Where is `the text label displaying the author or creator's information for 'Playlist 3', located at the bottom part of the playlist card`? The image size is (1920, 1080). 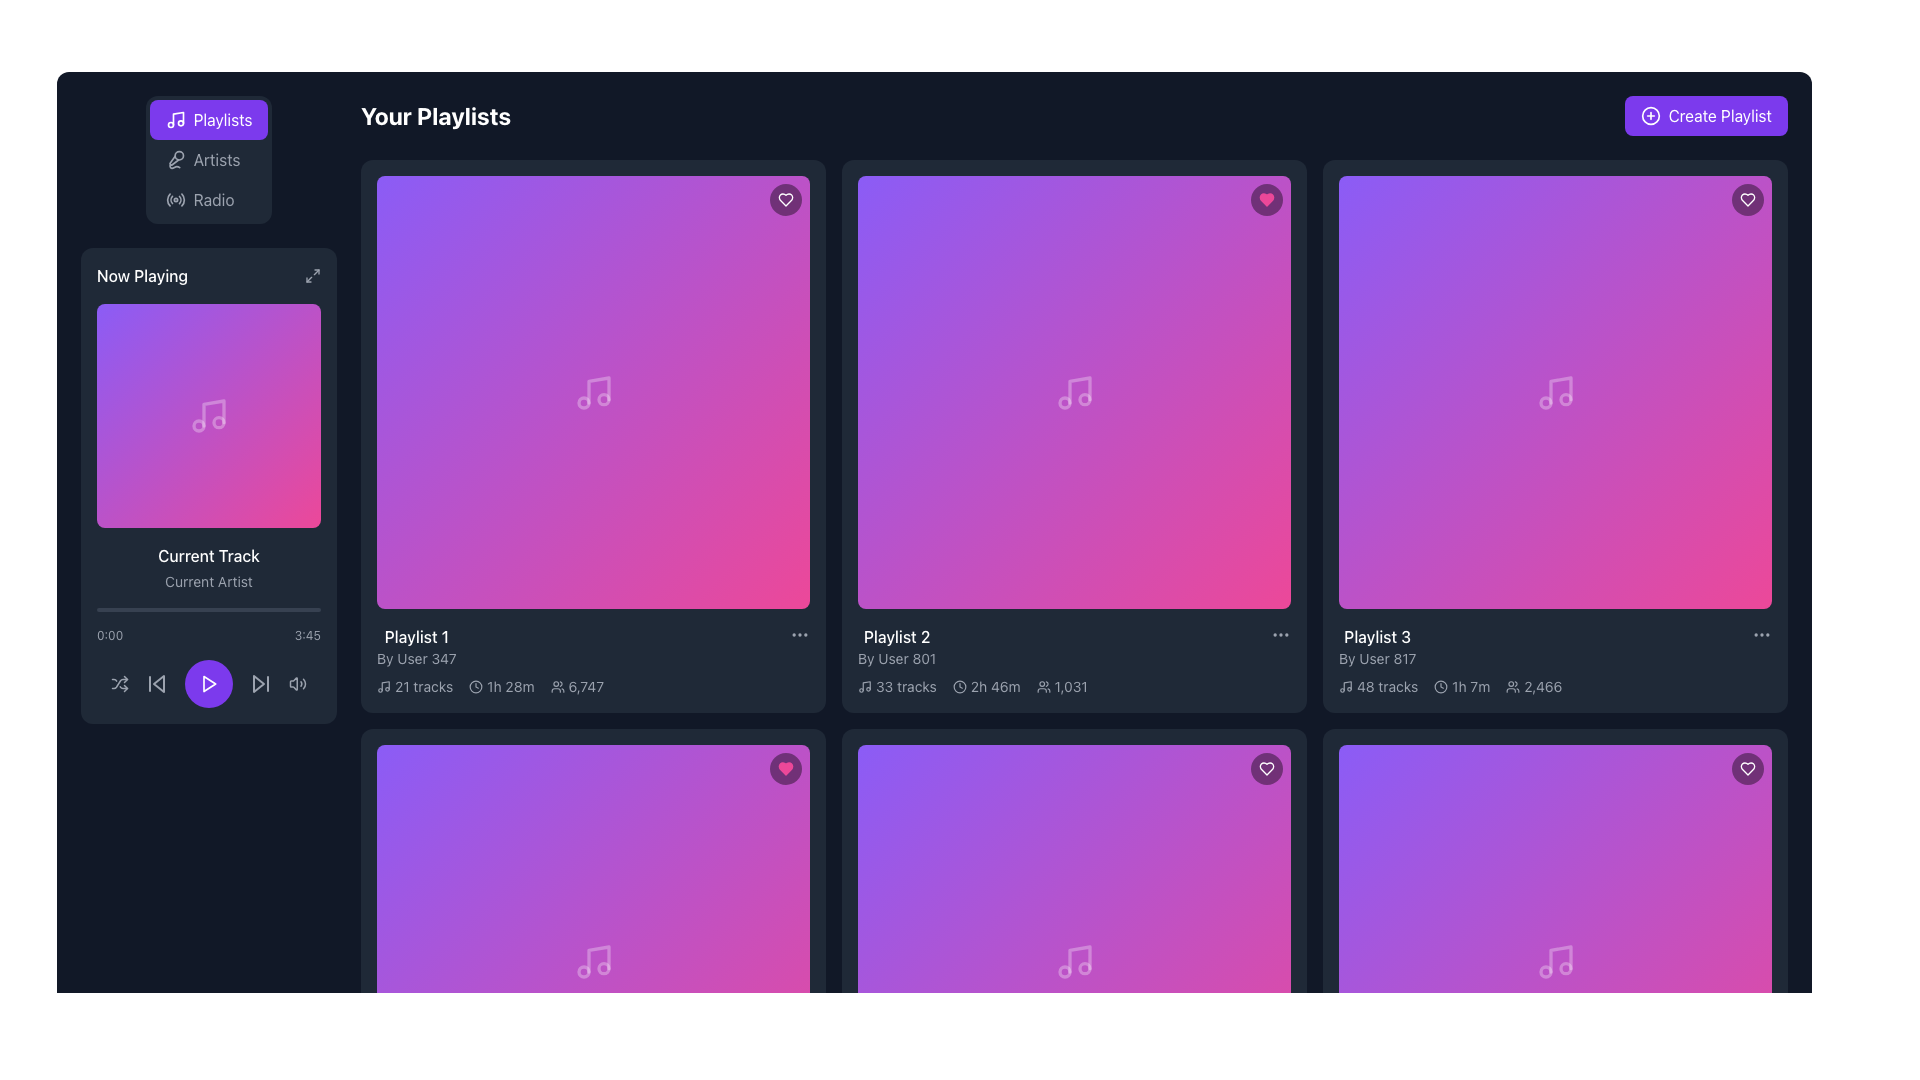 the text label displaying the author or creator's information for 'Playlist 3', located at the bottom part of the playlist card is located at coordinates (1376, 659).